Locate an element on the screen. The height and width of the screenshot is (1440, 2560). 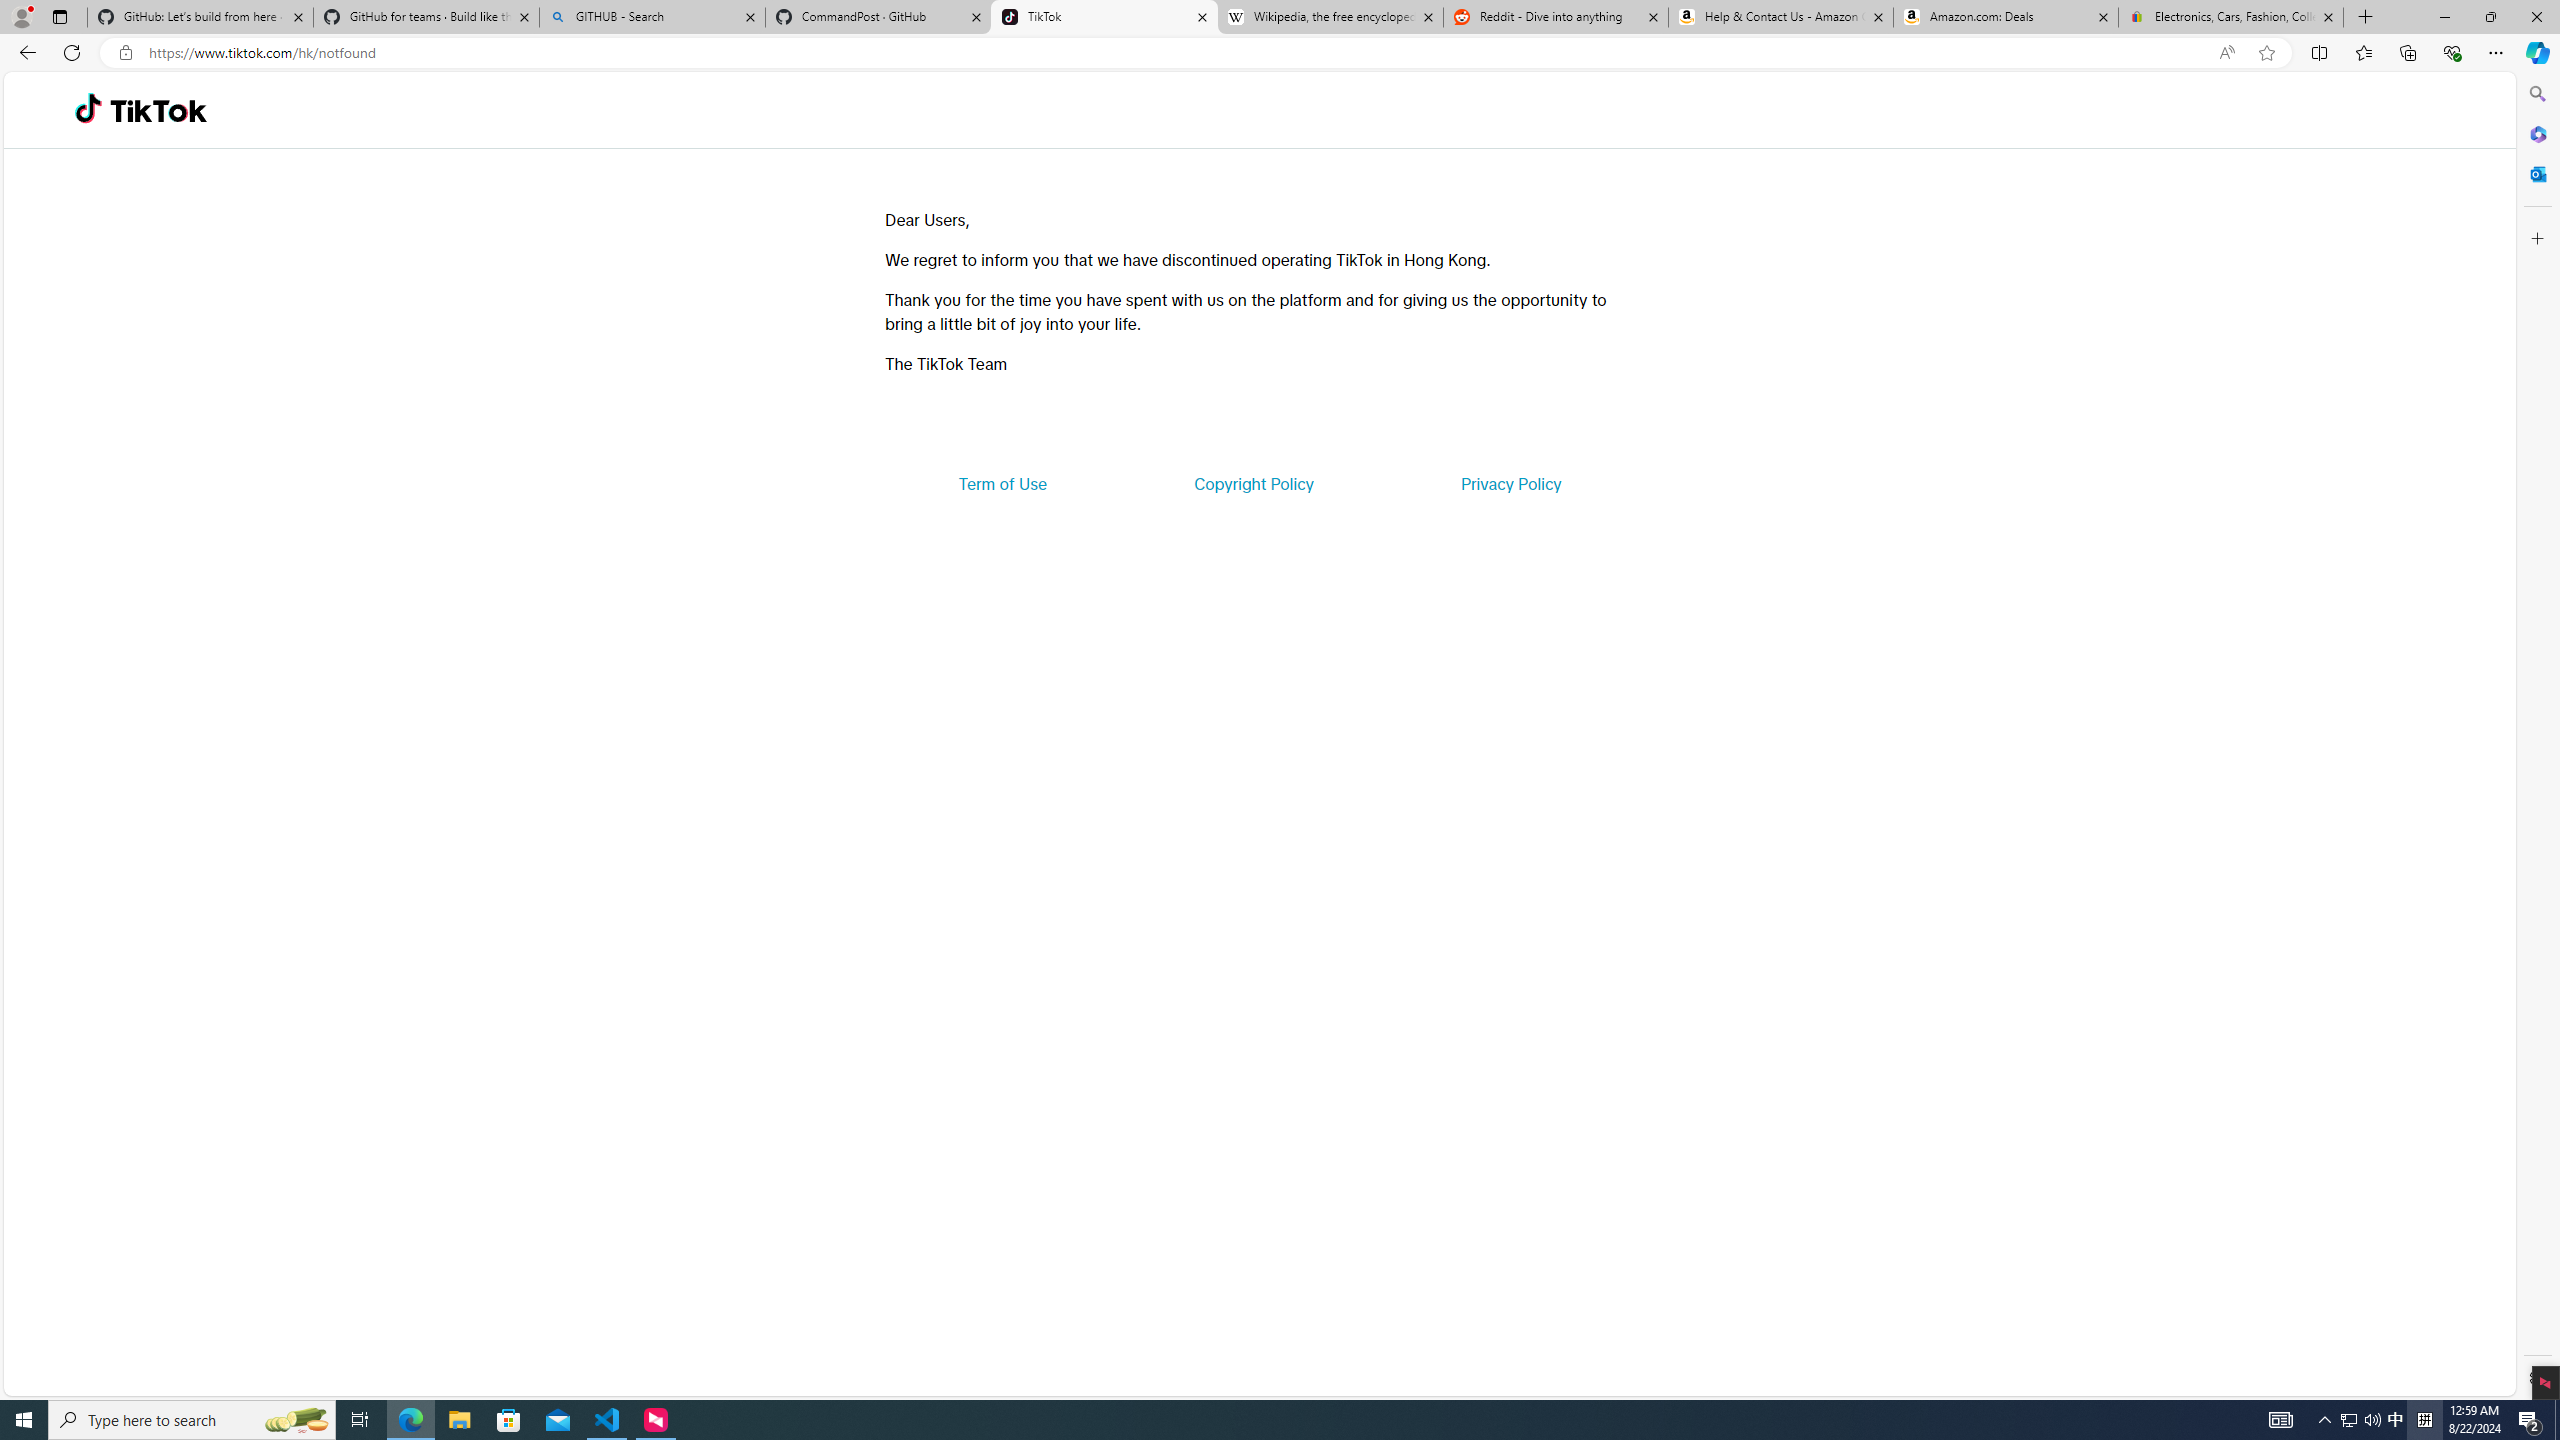
'Amazon.com: Deals' is located at coordinates (2005, 16).